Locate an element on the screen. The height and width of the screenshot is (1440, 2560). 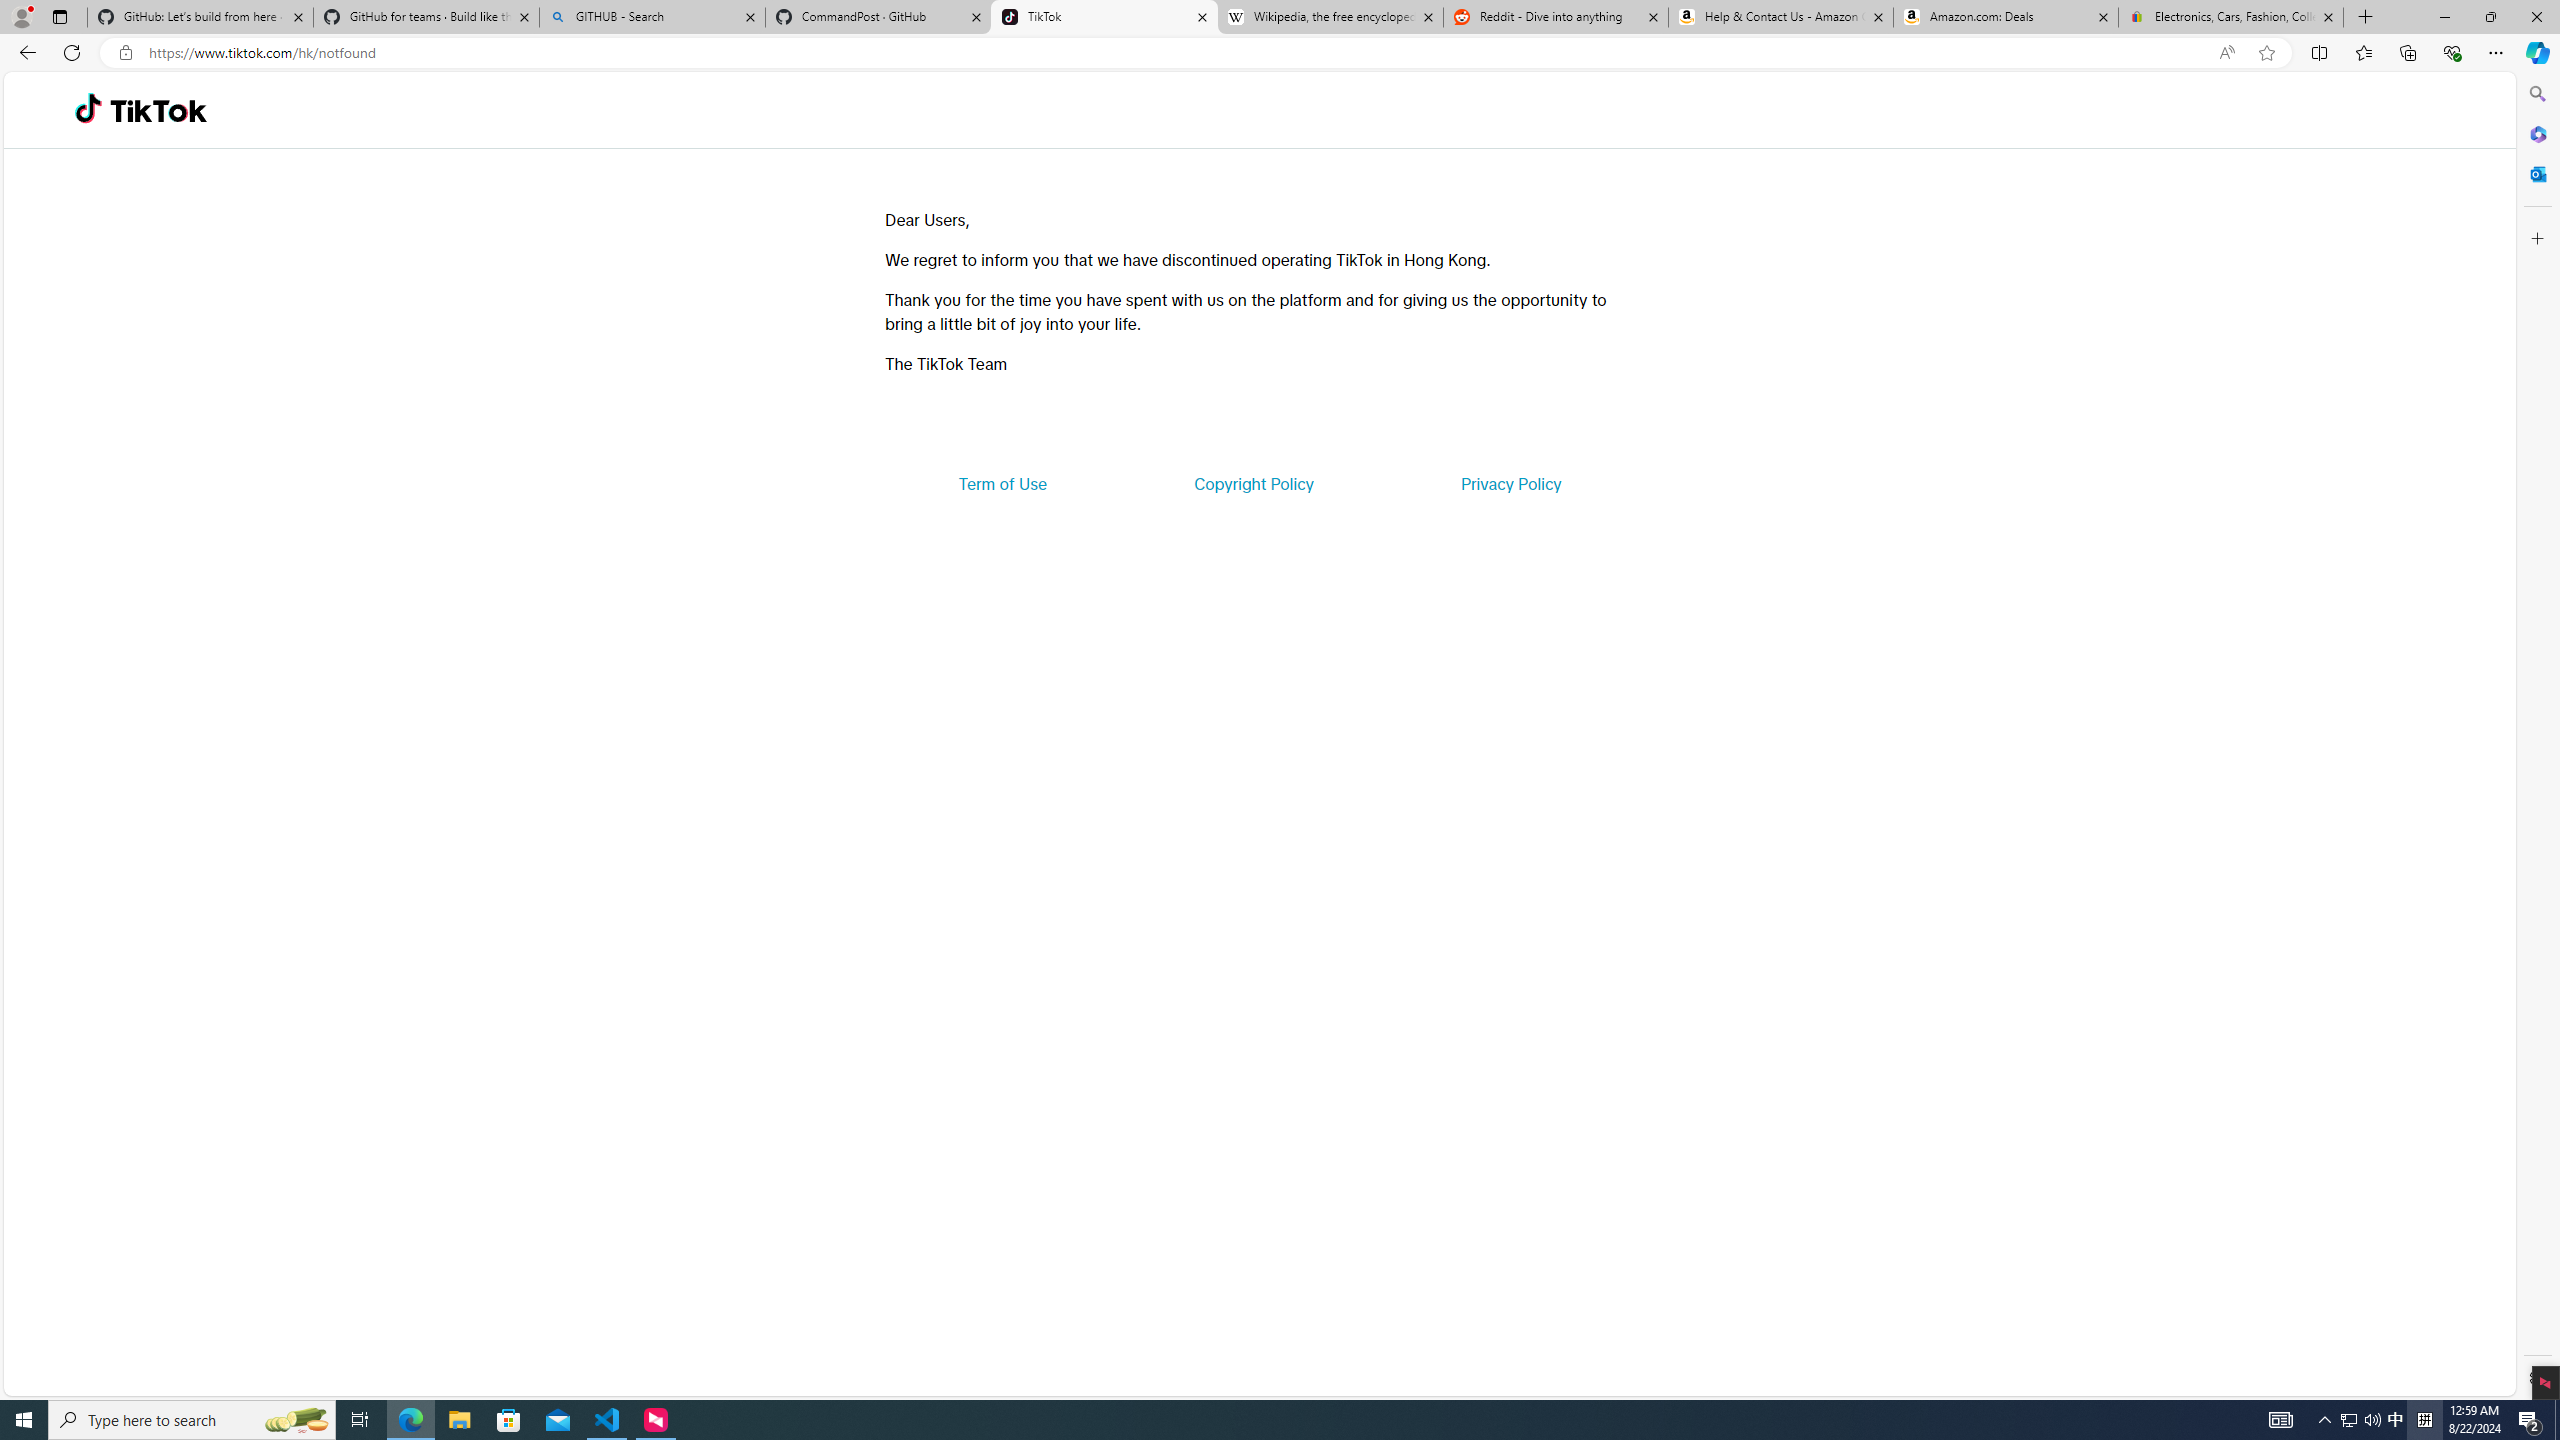
'Amazon.com: Deals' is located at coordinates (2005, 16).